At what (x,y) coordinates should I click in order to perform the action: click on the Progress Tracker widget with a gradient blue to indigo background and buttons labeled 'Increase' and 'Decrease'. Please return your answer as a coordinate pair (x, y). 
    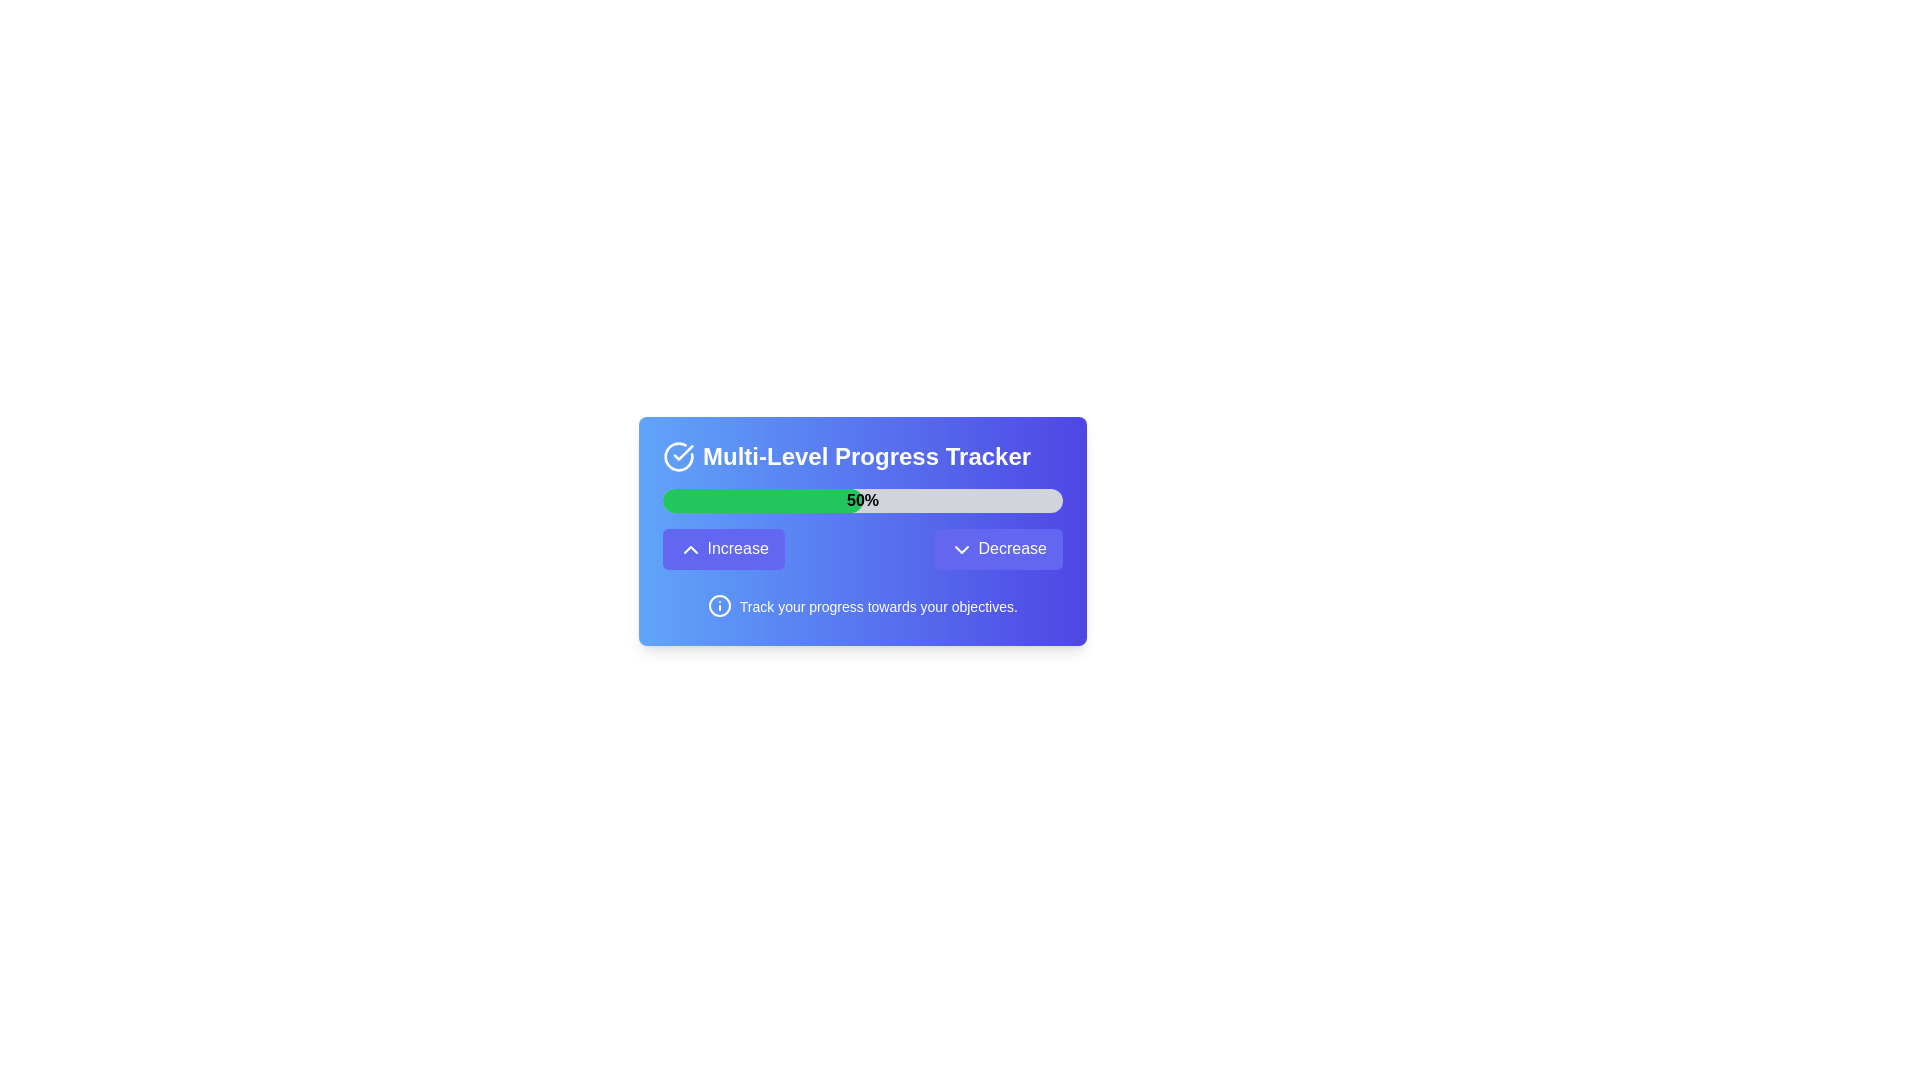
    Looking at the image, I should click on (863, 530).